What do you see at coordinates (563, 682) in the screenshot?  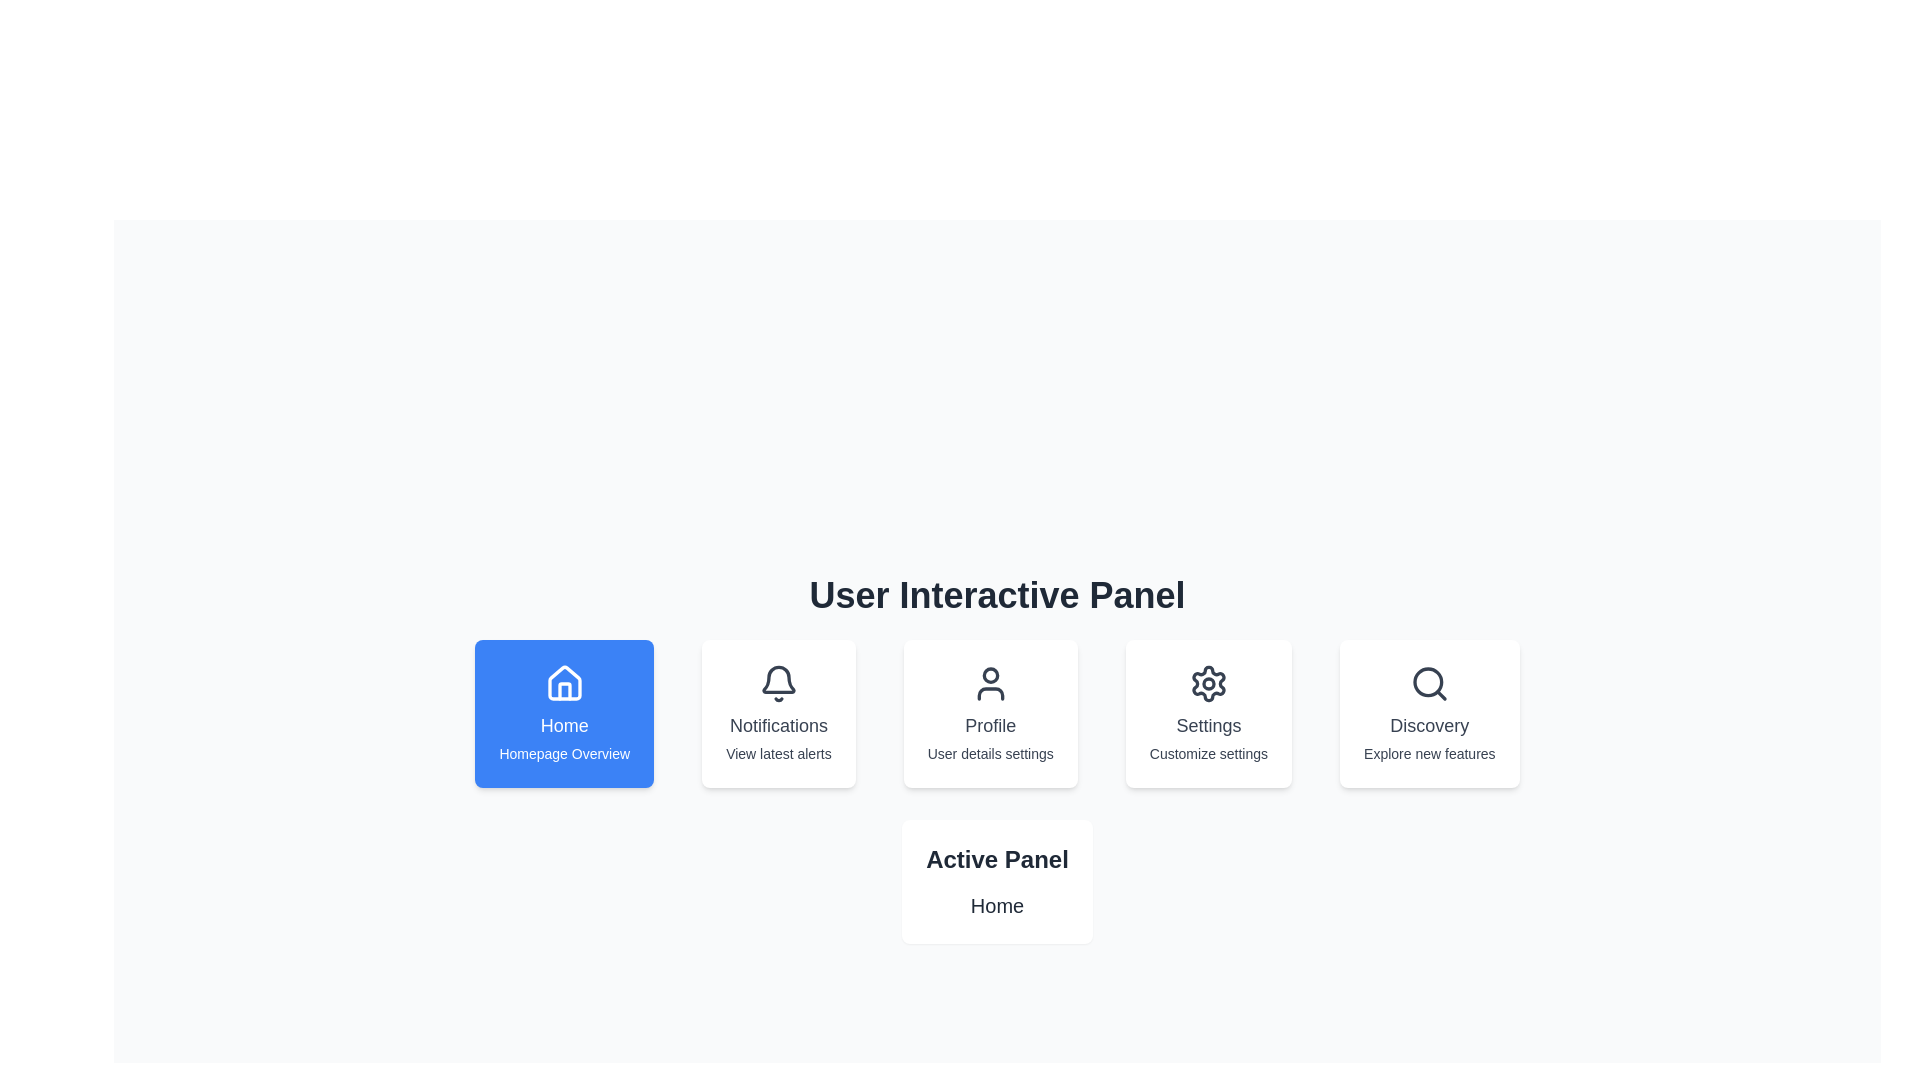 I see `the 'Home' icon located at the top-center of the card labeled 'Home' with the subtitle 'Homepage Overview.'` at bounding box center [563, 682].